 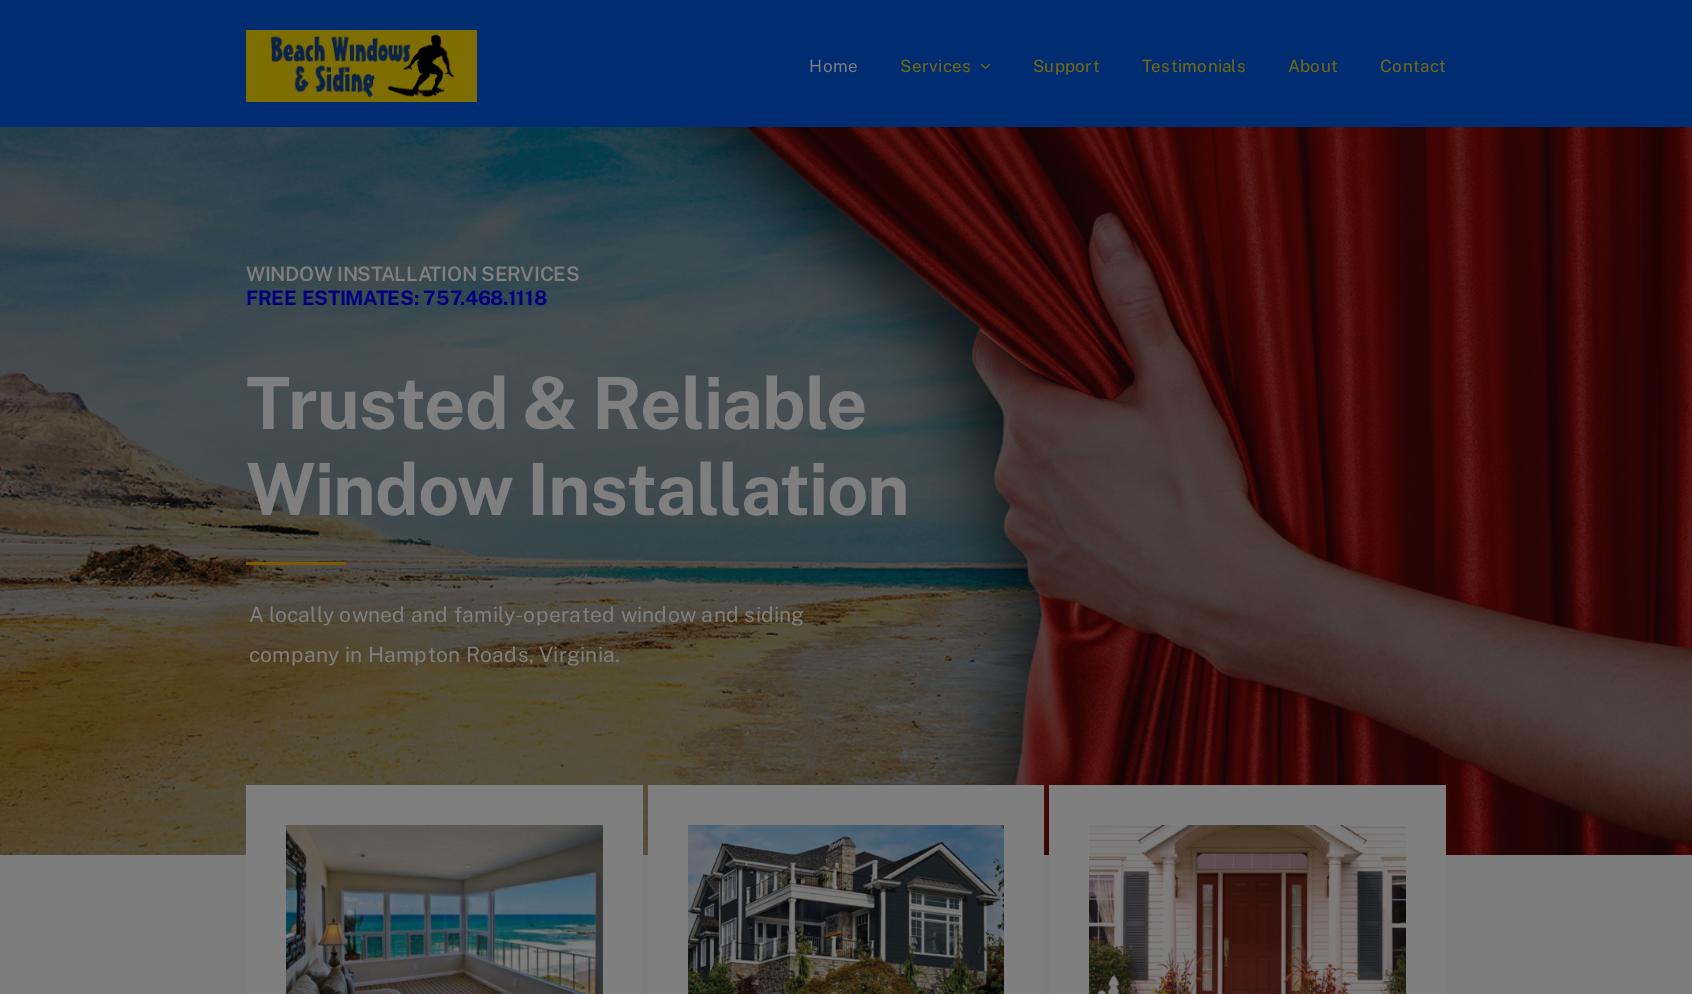 I want to click on 'Support', so click(x=1065, y=64).